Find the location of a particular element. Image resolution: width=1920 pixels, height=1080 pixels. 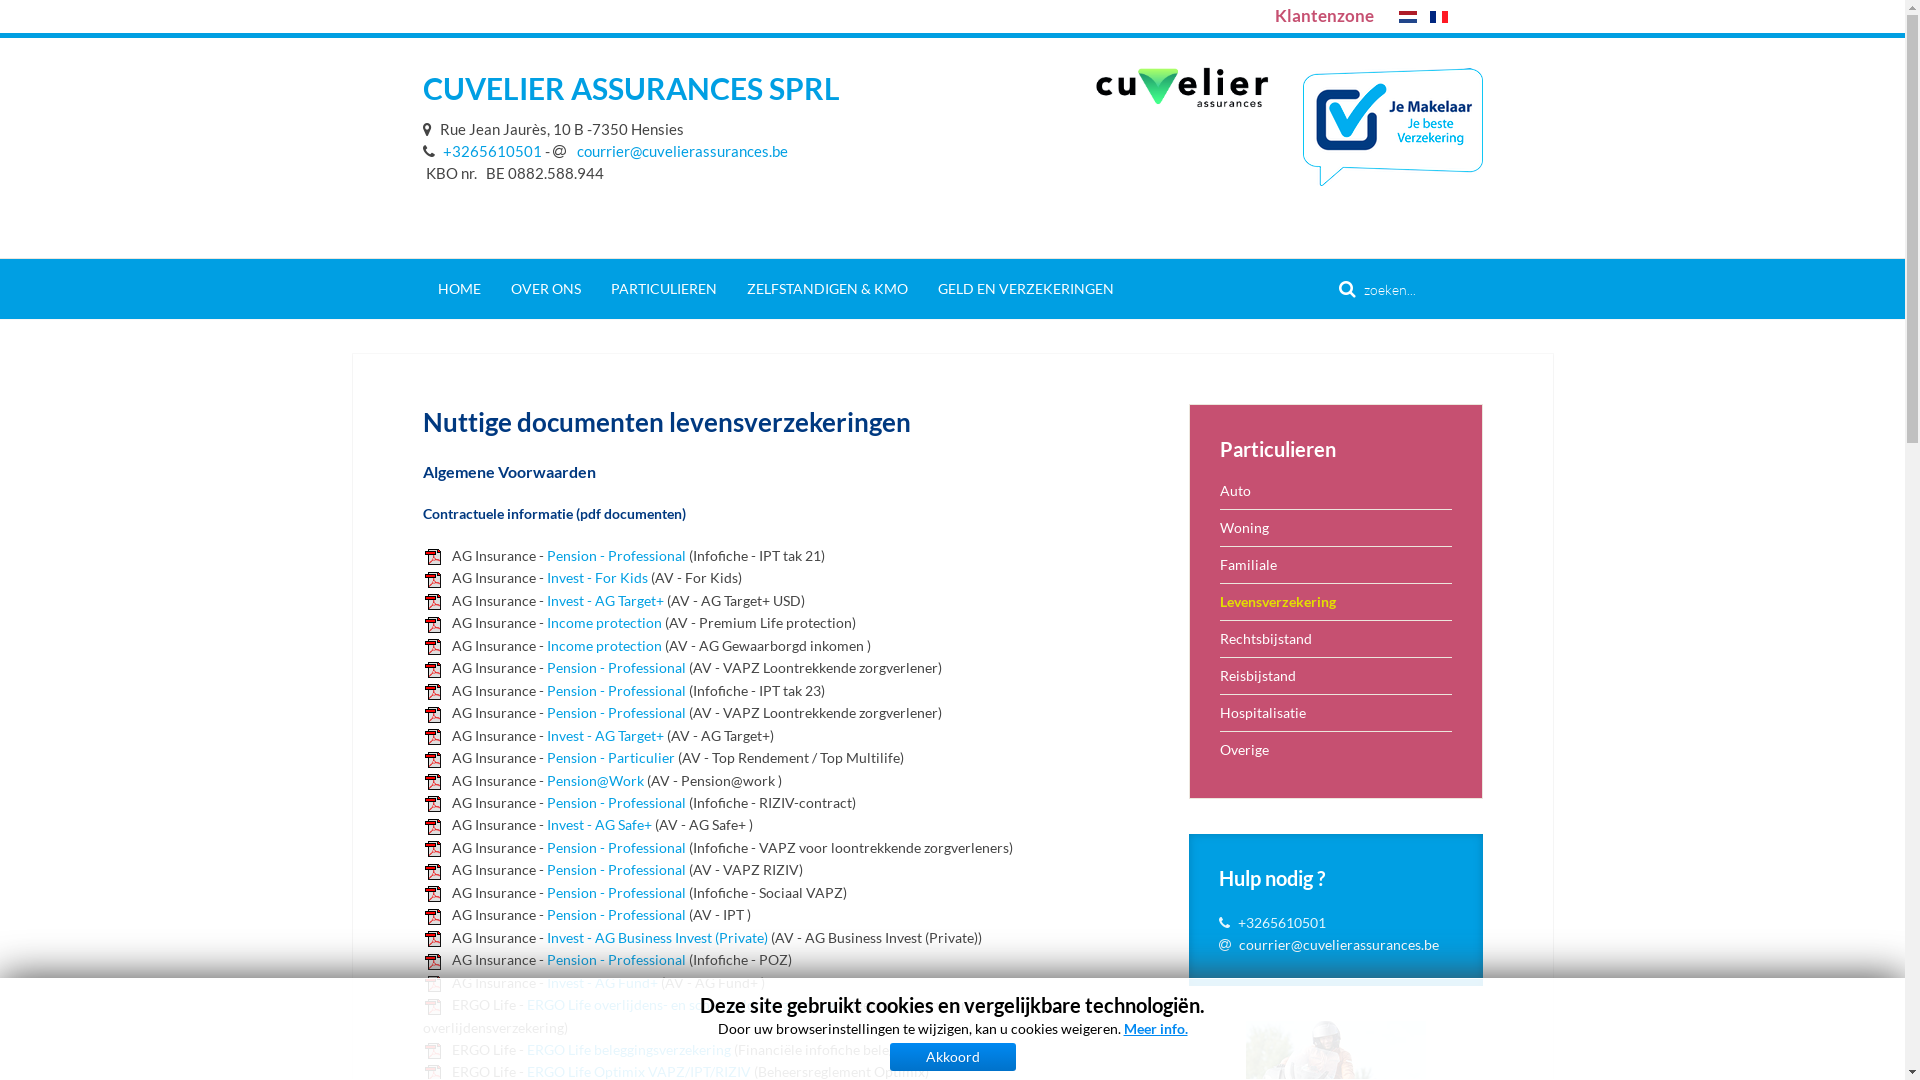

'Pension - Professional' is located at coordinates (614, 555).